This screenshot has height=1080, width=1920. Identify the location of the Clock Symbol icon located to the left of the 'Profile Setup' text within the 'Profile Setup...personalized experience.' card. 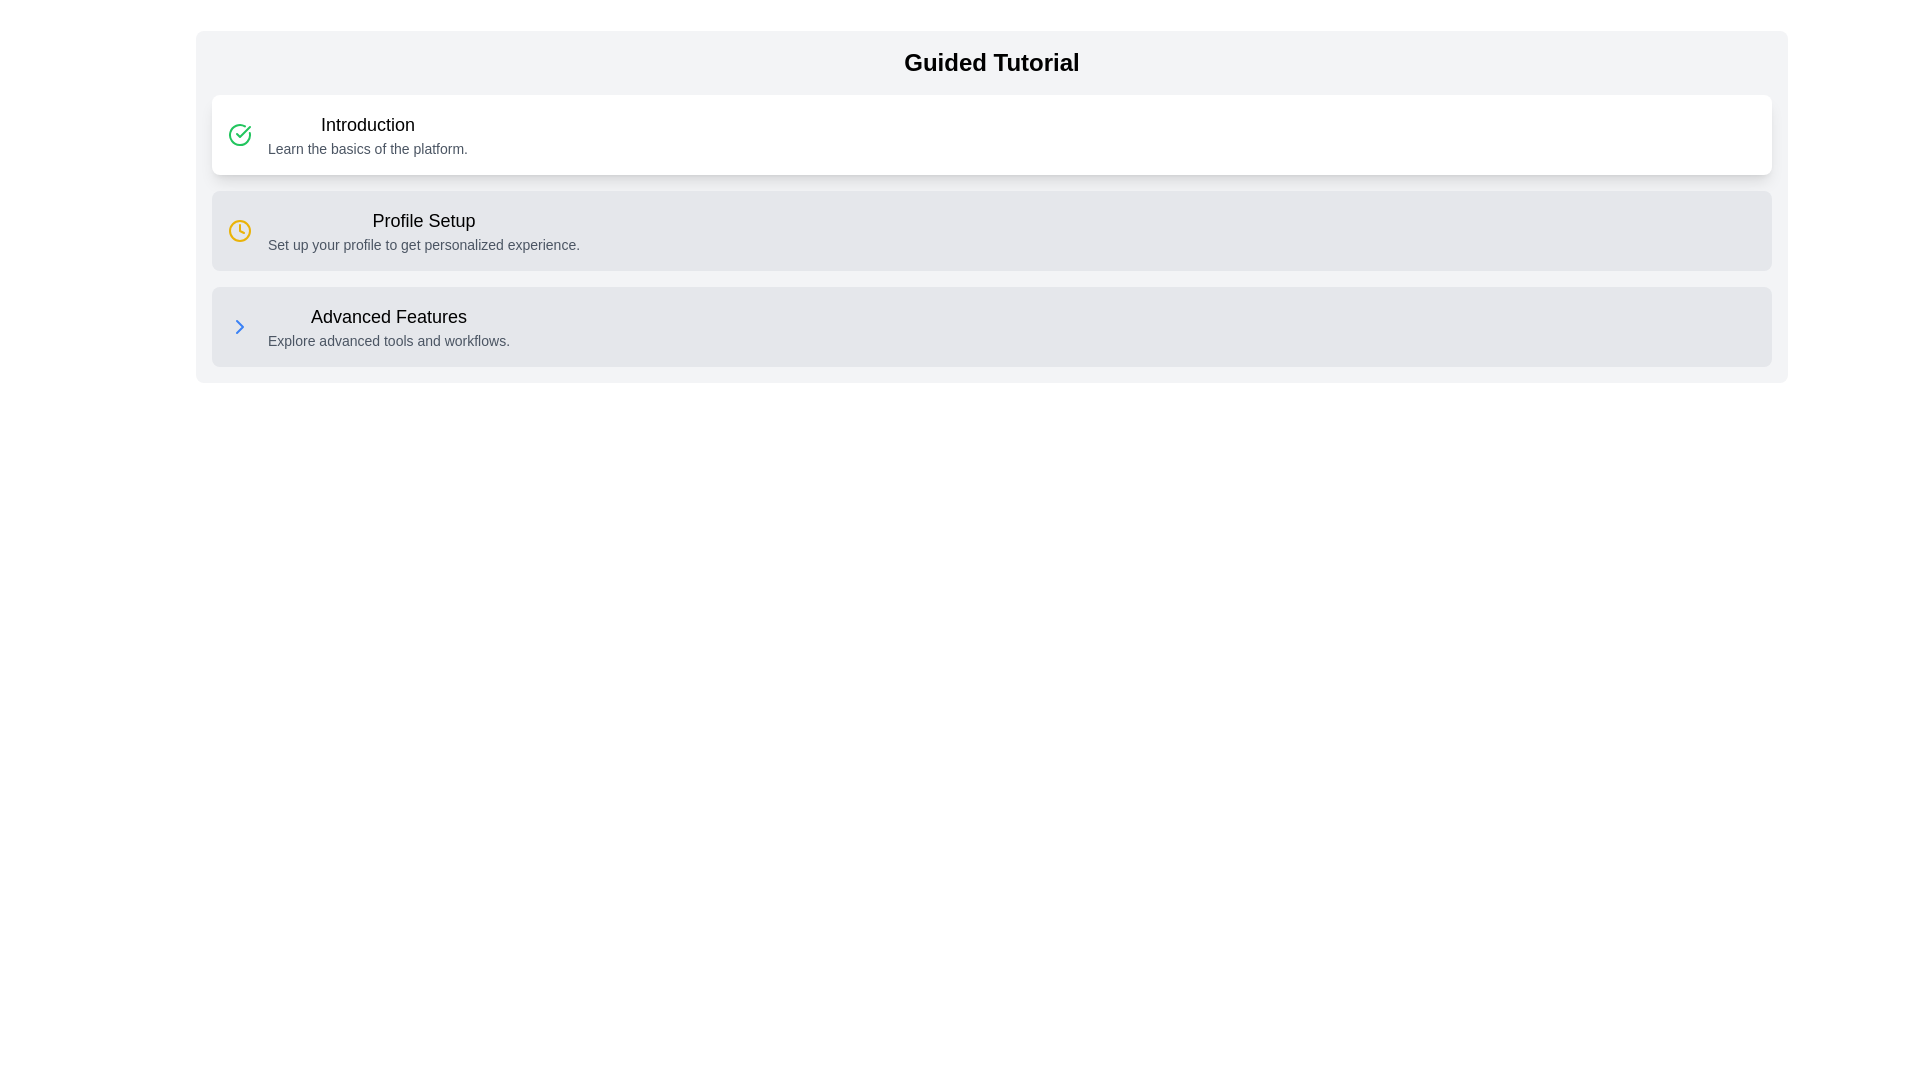
(240, 230).